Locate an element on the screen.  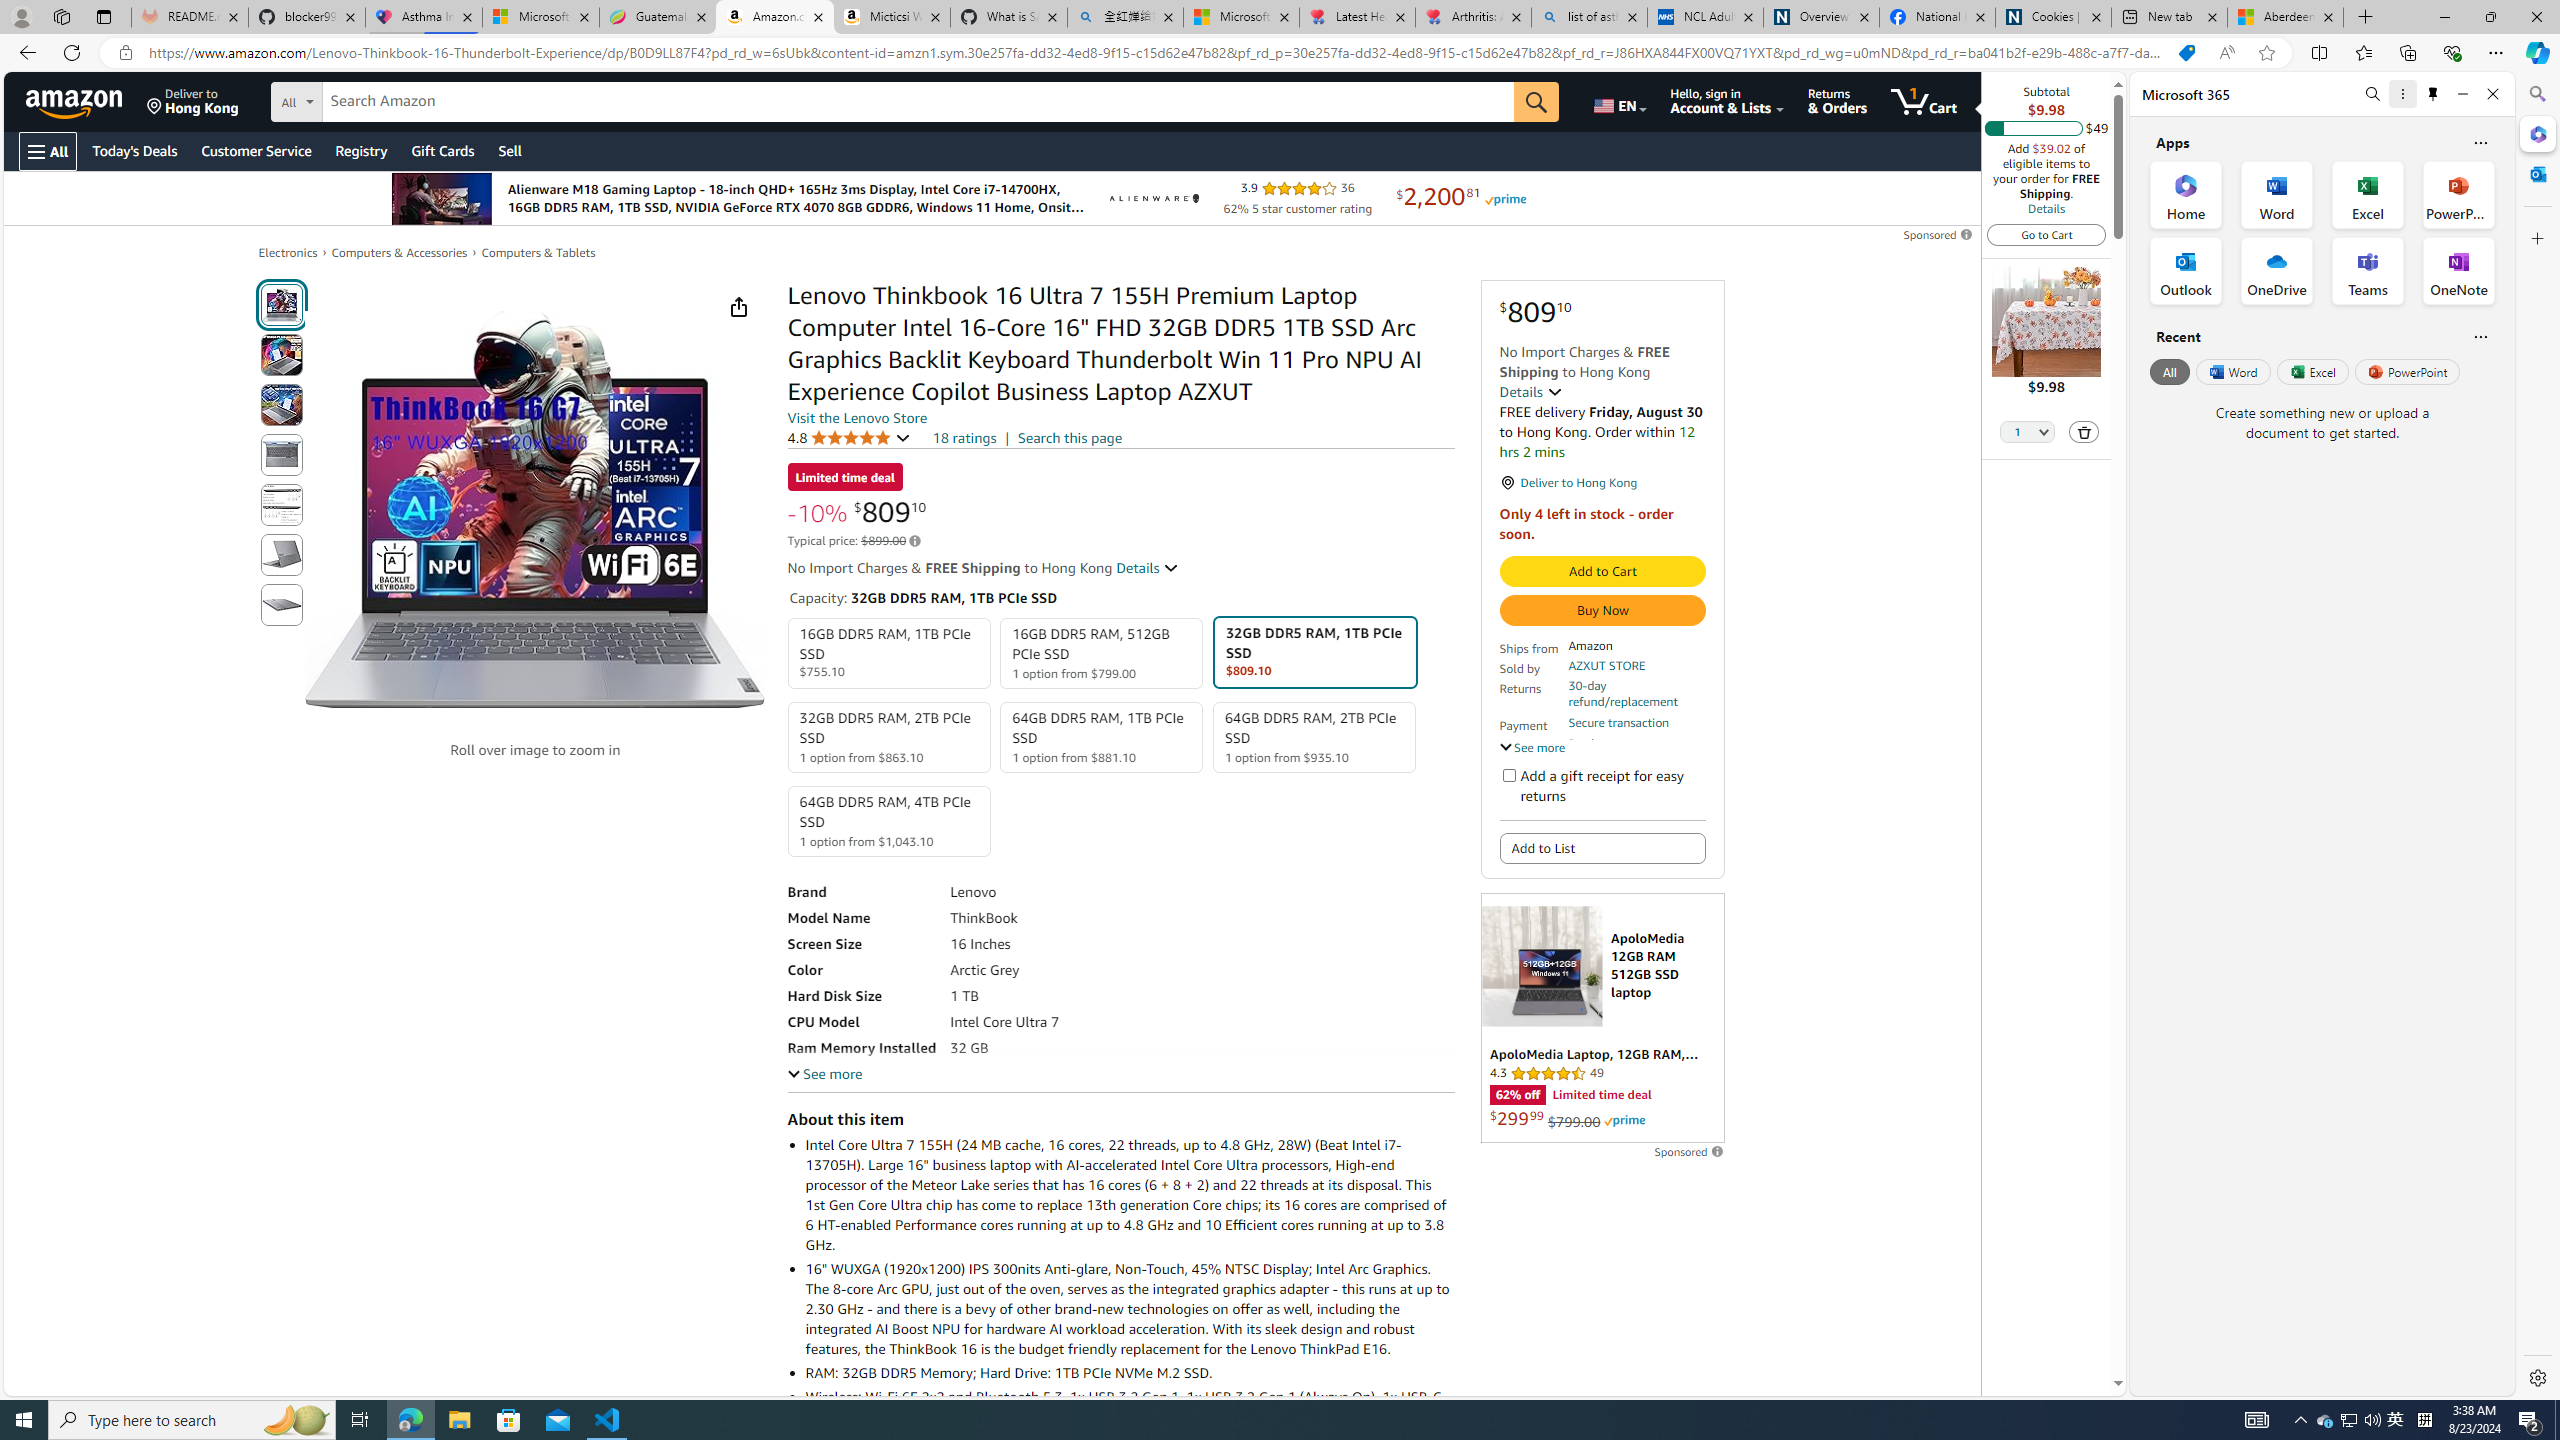
'Computers & Accessories' is located at coordinates (399, 252).